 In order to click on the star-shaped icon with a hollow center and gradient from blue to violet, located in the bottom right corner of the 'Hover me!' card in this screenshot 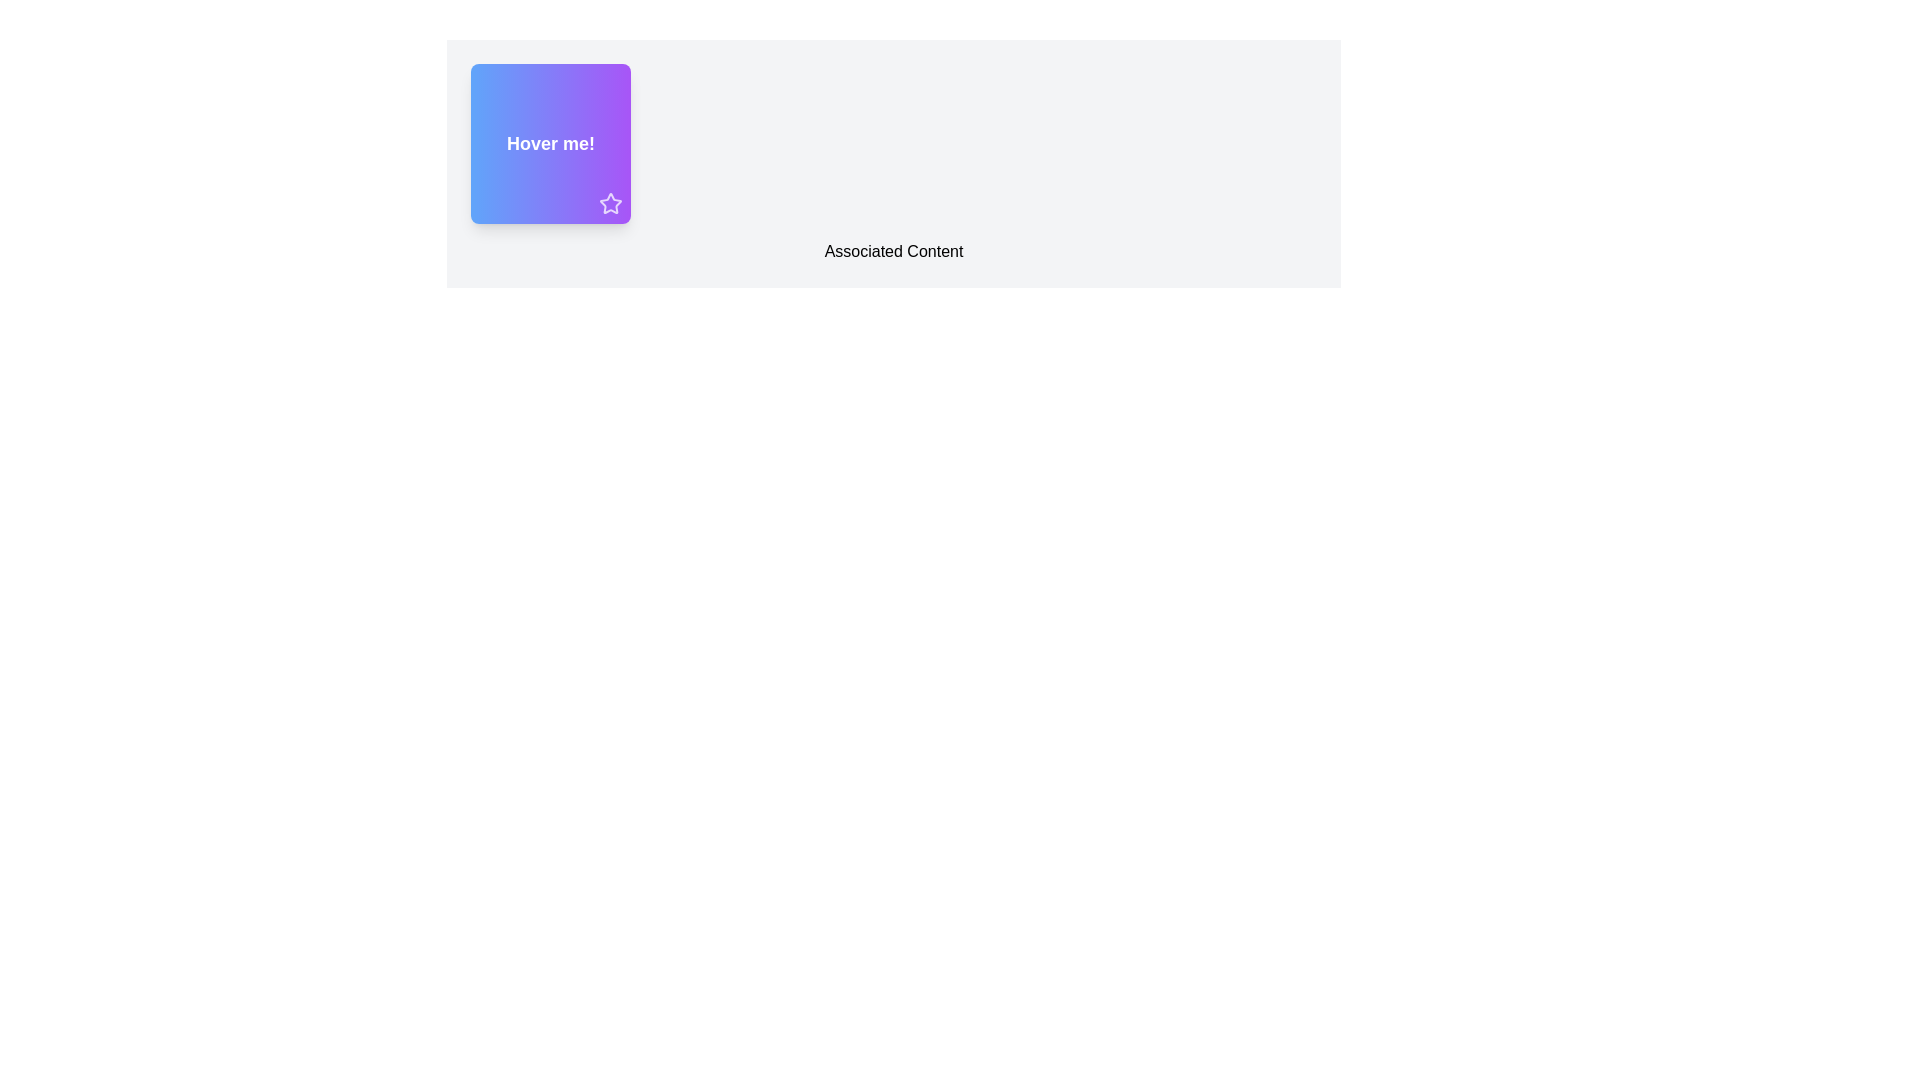, I will do `click(609, 203)`.